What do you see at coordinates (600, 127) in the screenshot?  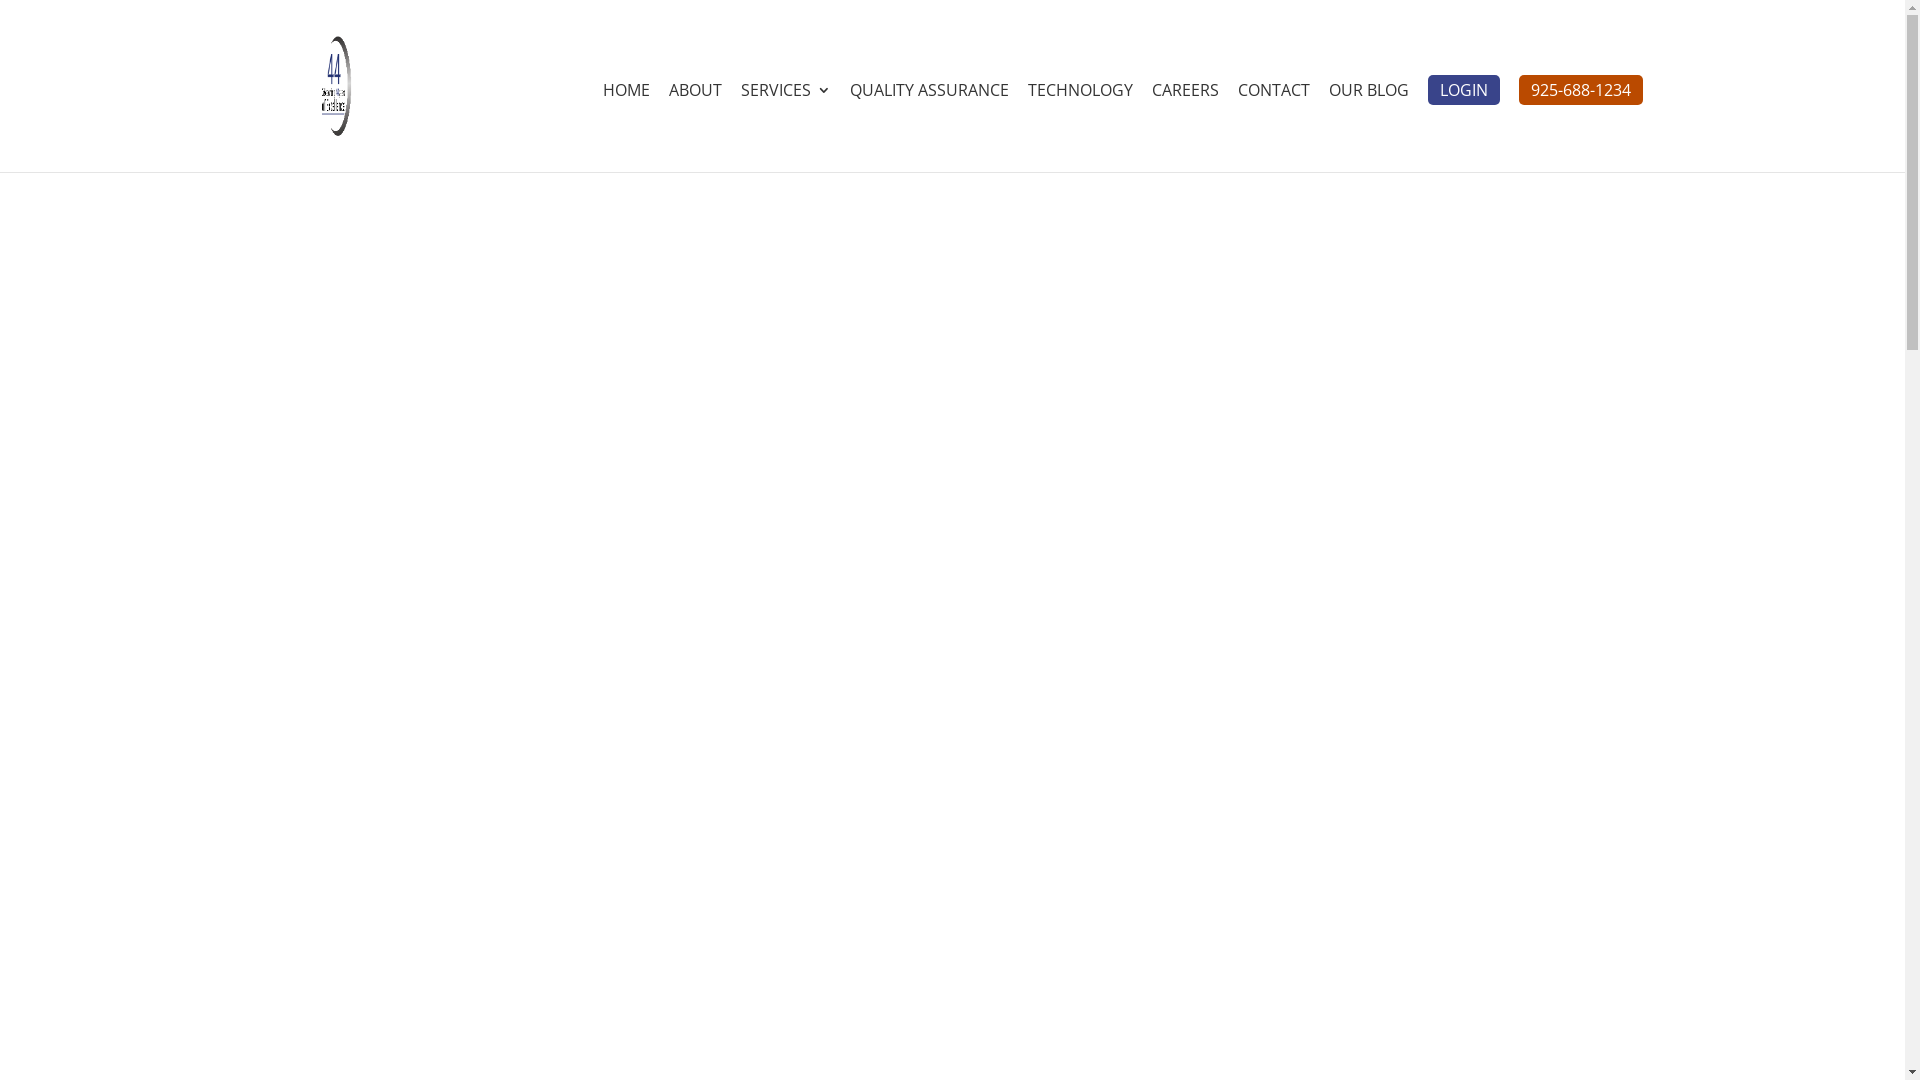 I see `'HOME'` at bounding box center [600, 127].